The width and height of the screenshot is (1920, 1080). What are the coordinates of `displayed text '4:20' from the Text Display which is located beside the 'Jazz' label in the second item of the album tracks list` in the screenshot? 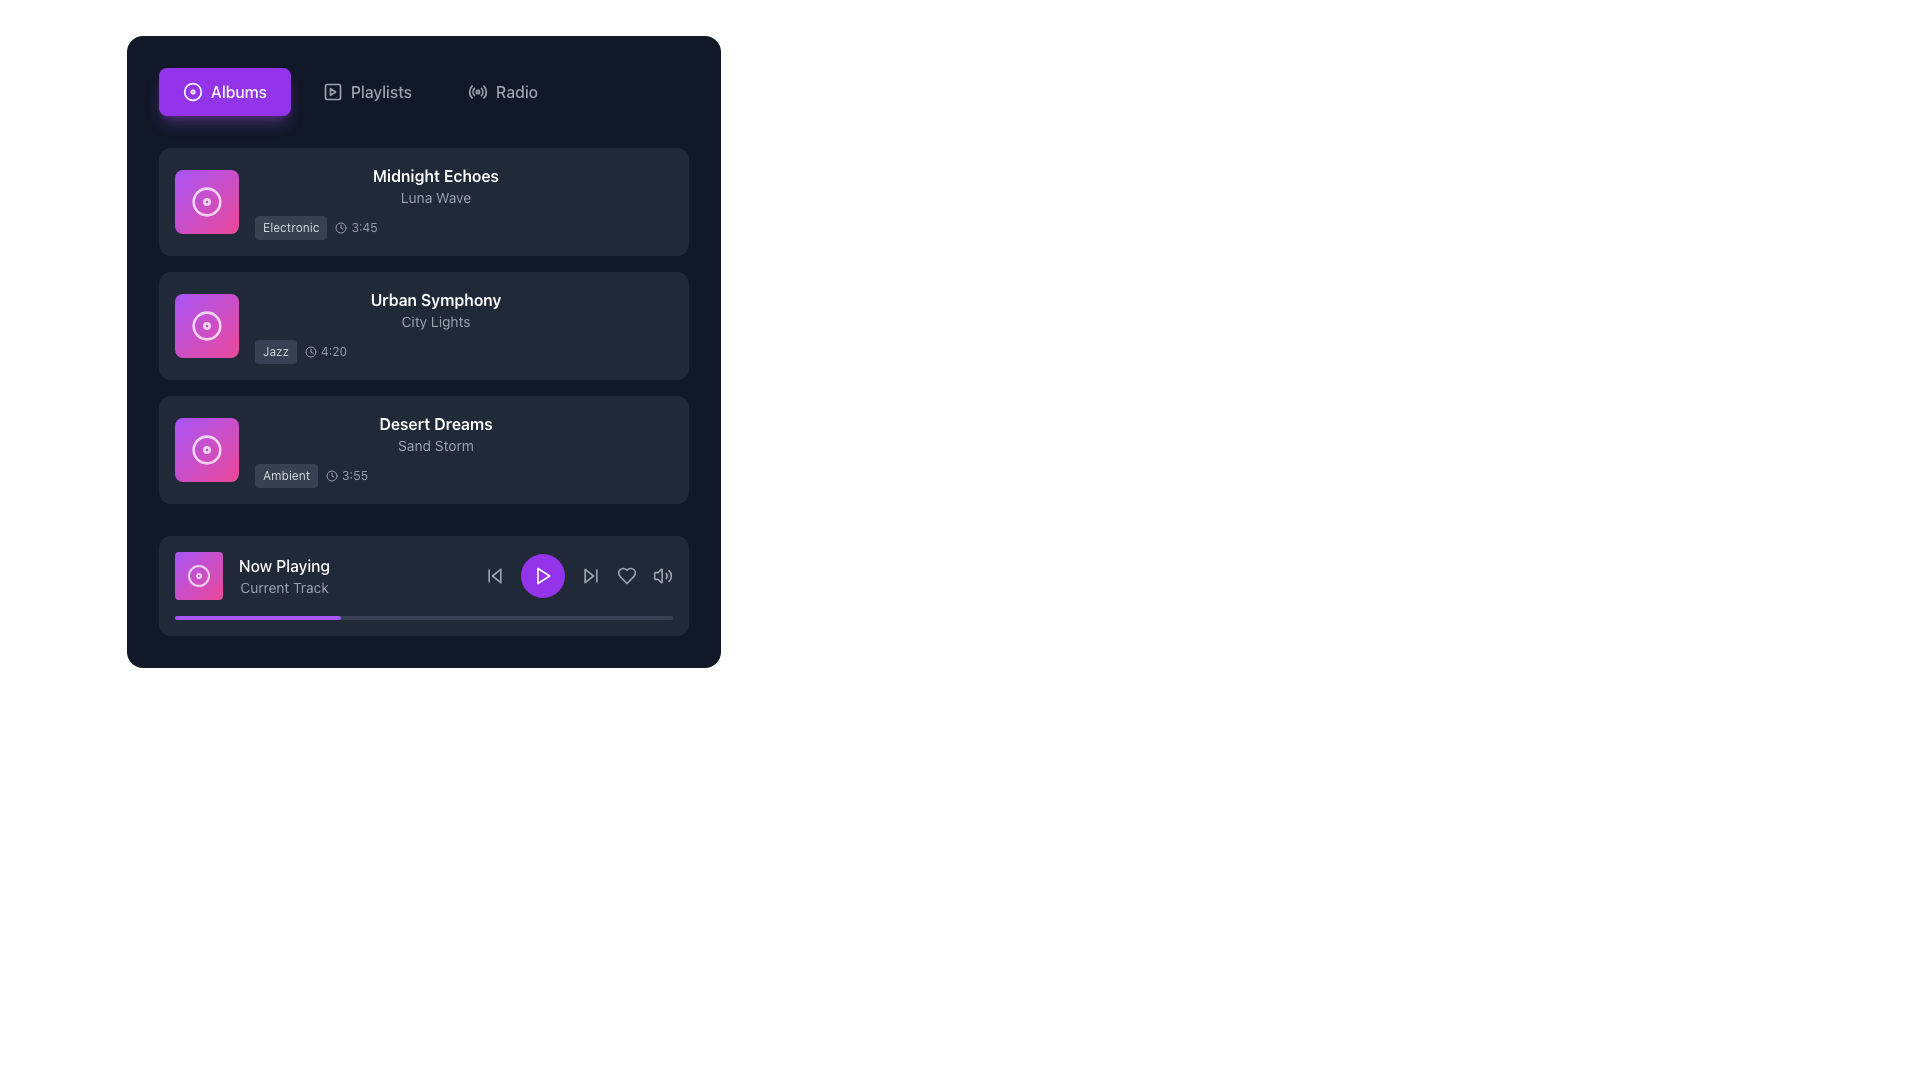 It's located at (326, 350).